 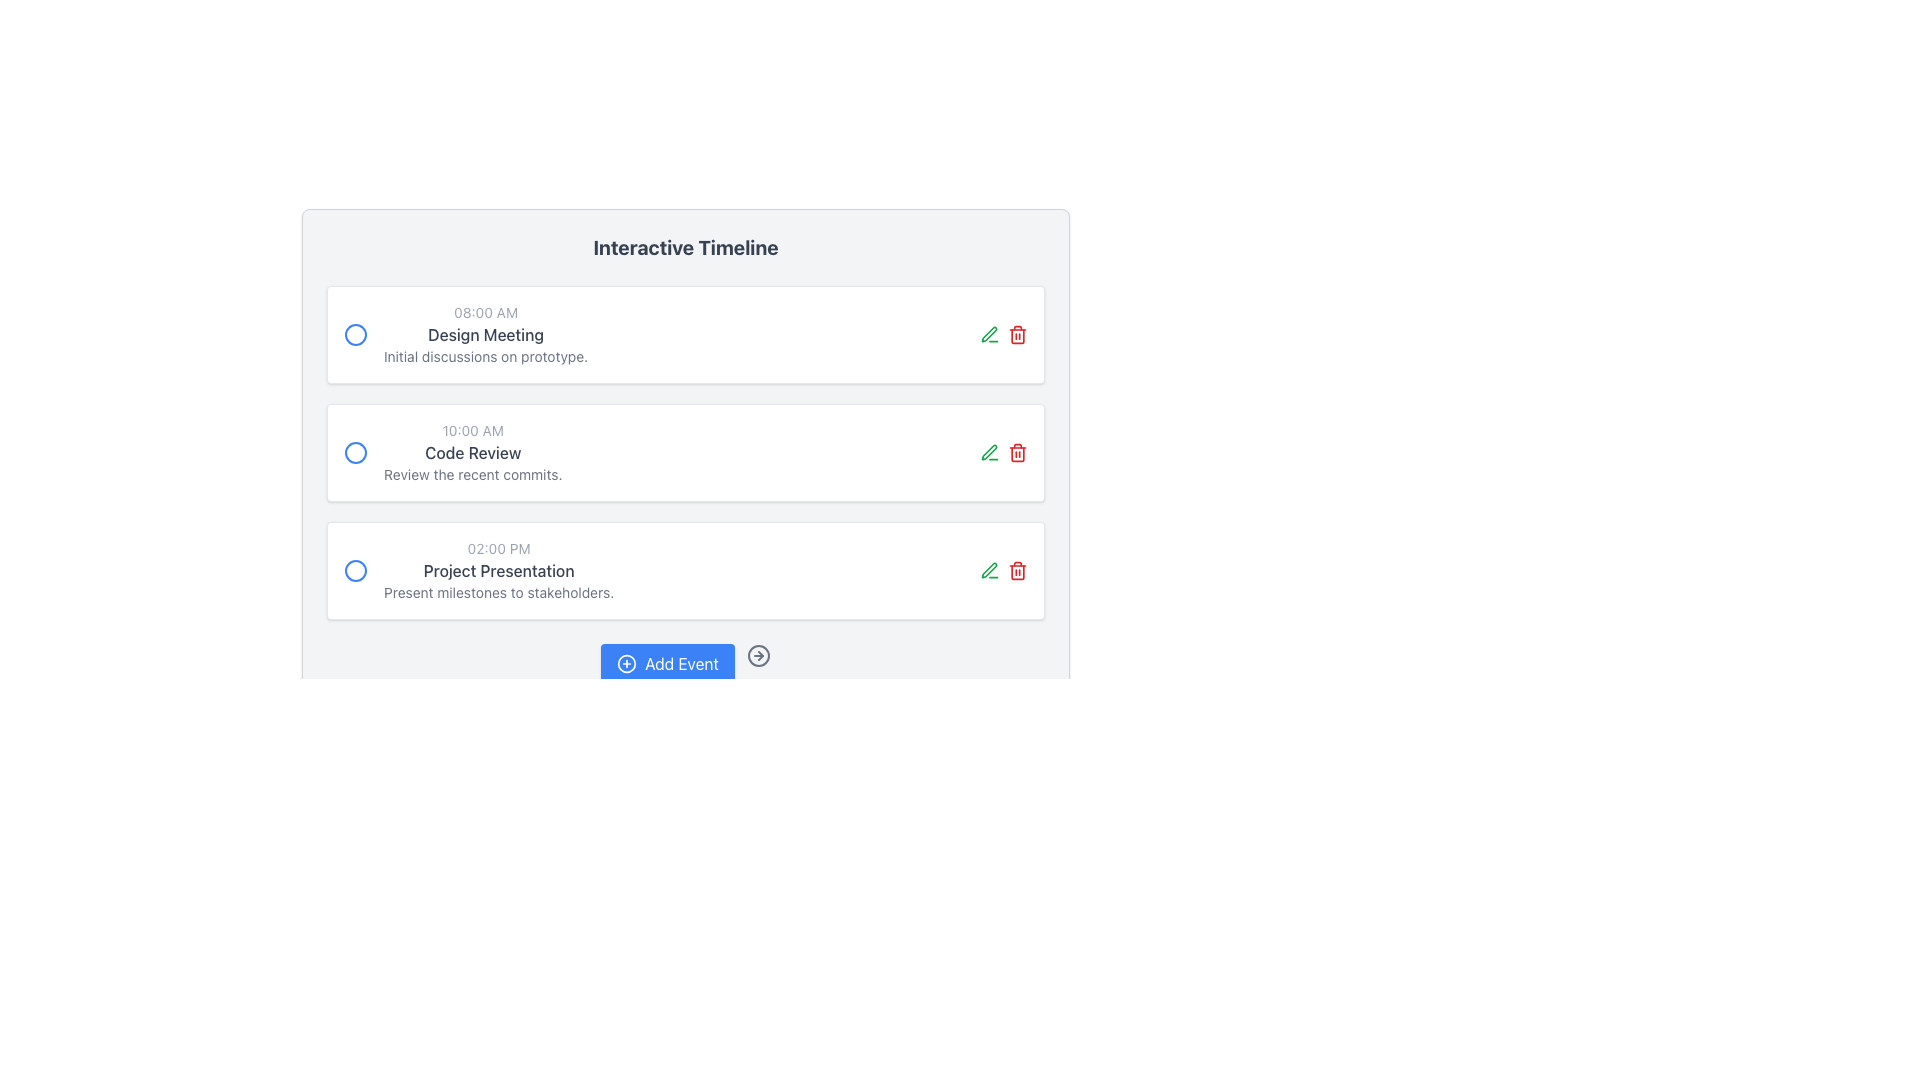 I want to click on the green-colored pen icon of the Interactive Icons (Edit and Delete) located at the top-right corner of the 'Project Presentation' item, so click(x=1003, y=570).